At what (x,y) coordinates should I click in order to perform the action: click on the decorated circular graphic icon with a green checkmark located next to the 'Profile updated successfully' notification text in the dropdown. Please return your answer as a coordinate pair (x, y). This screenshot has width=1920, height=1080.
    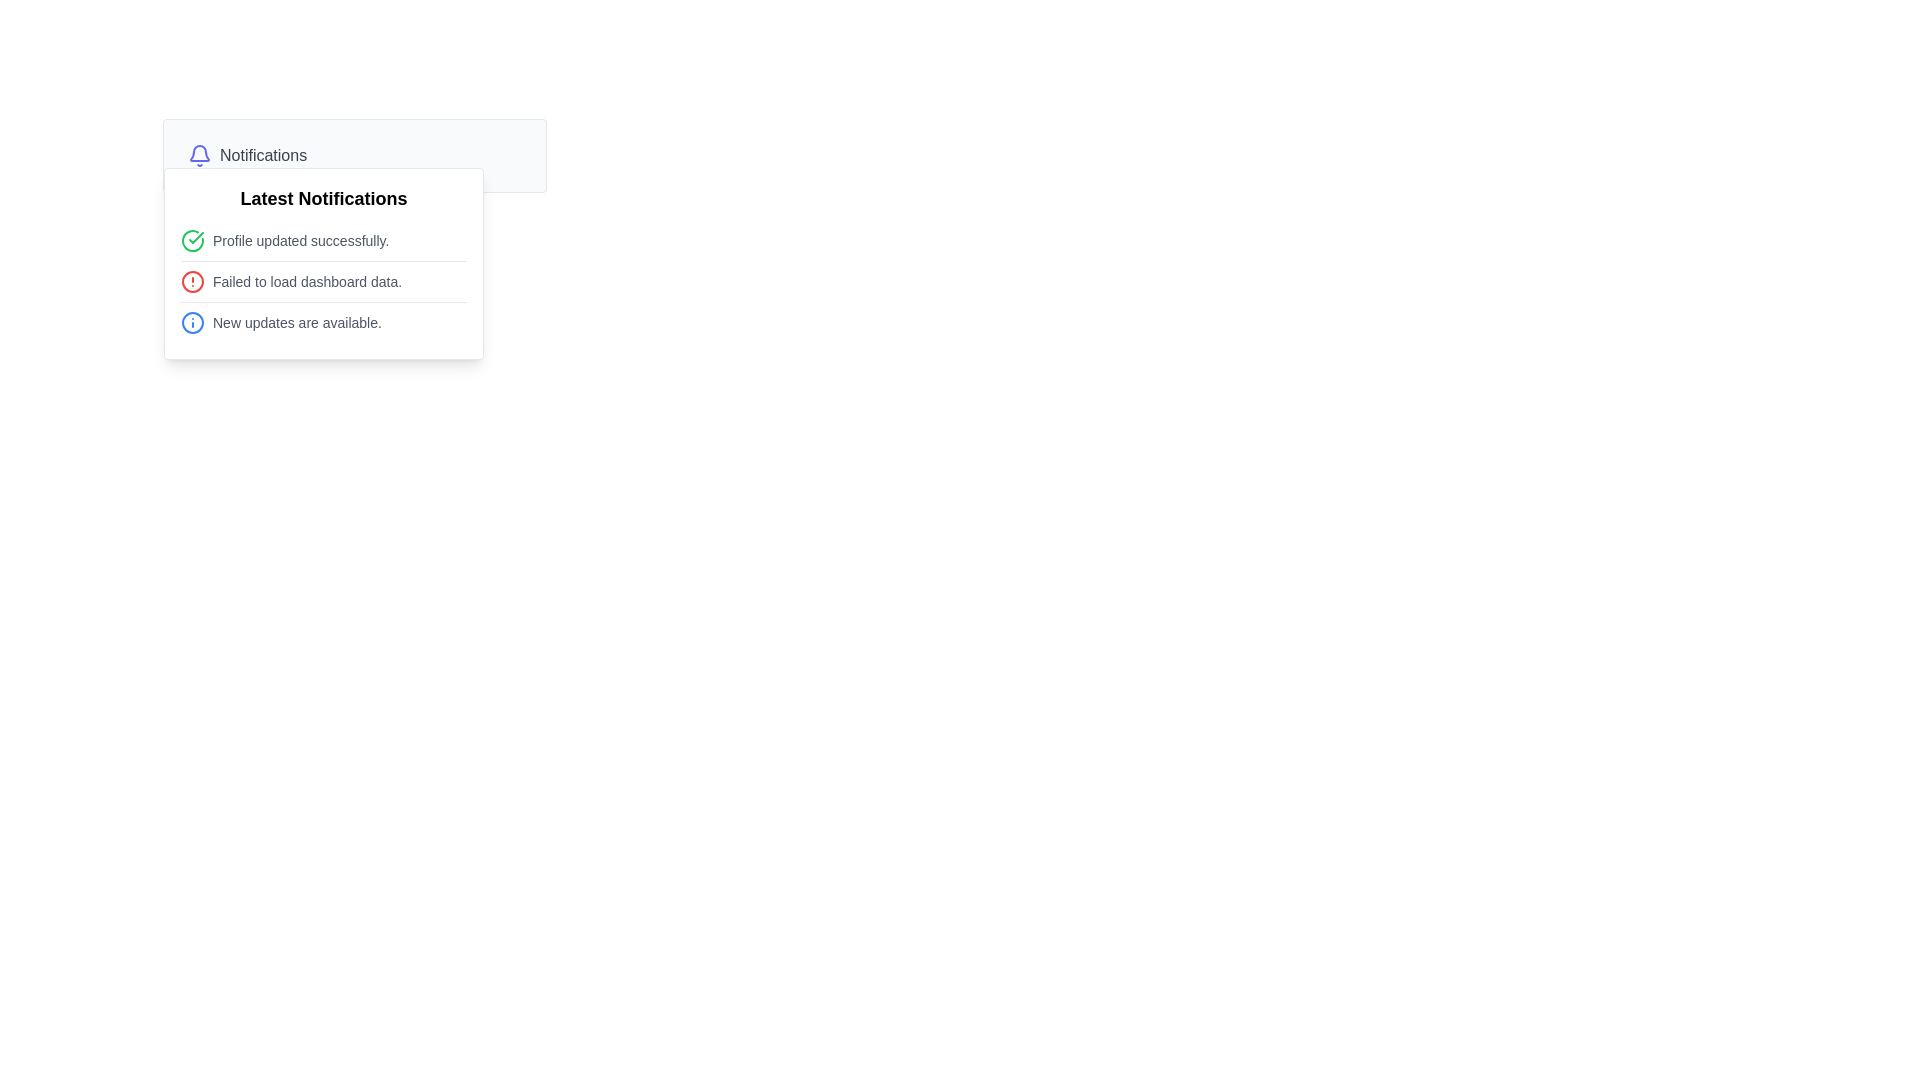
    Looking at the image, I should click on (192, 239).